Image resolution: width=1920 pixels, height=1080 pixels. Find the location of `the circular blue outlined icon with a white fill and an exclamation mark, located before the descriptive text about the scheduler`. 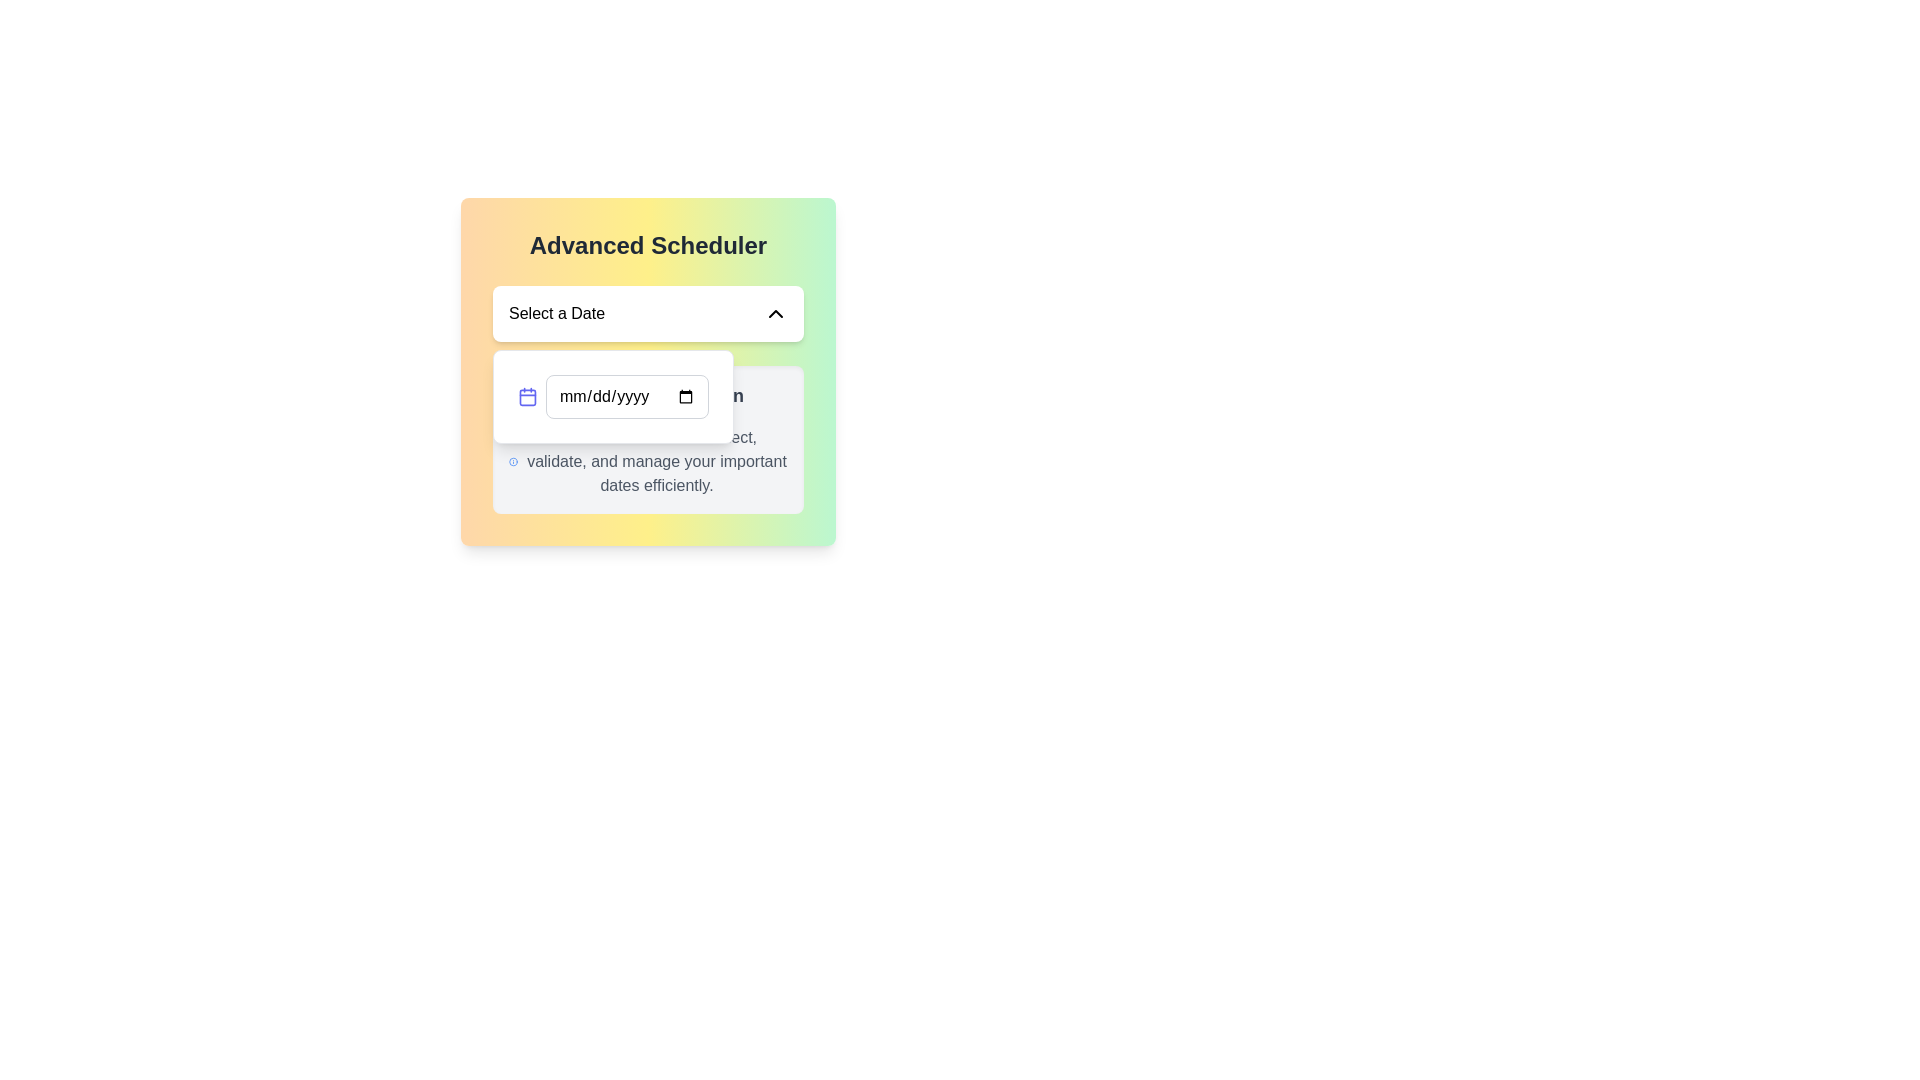

the circular blue outlined icon with a white fill and an exclamation mark, located before the descriptive text about the scheduler is located at coordinates (513, 462).